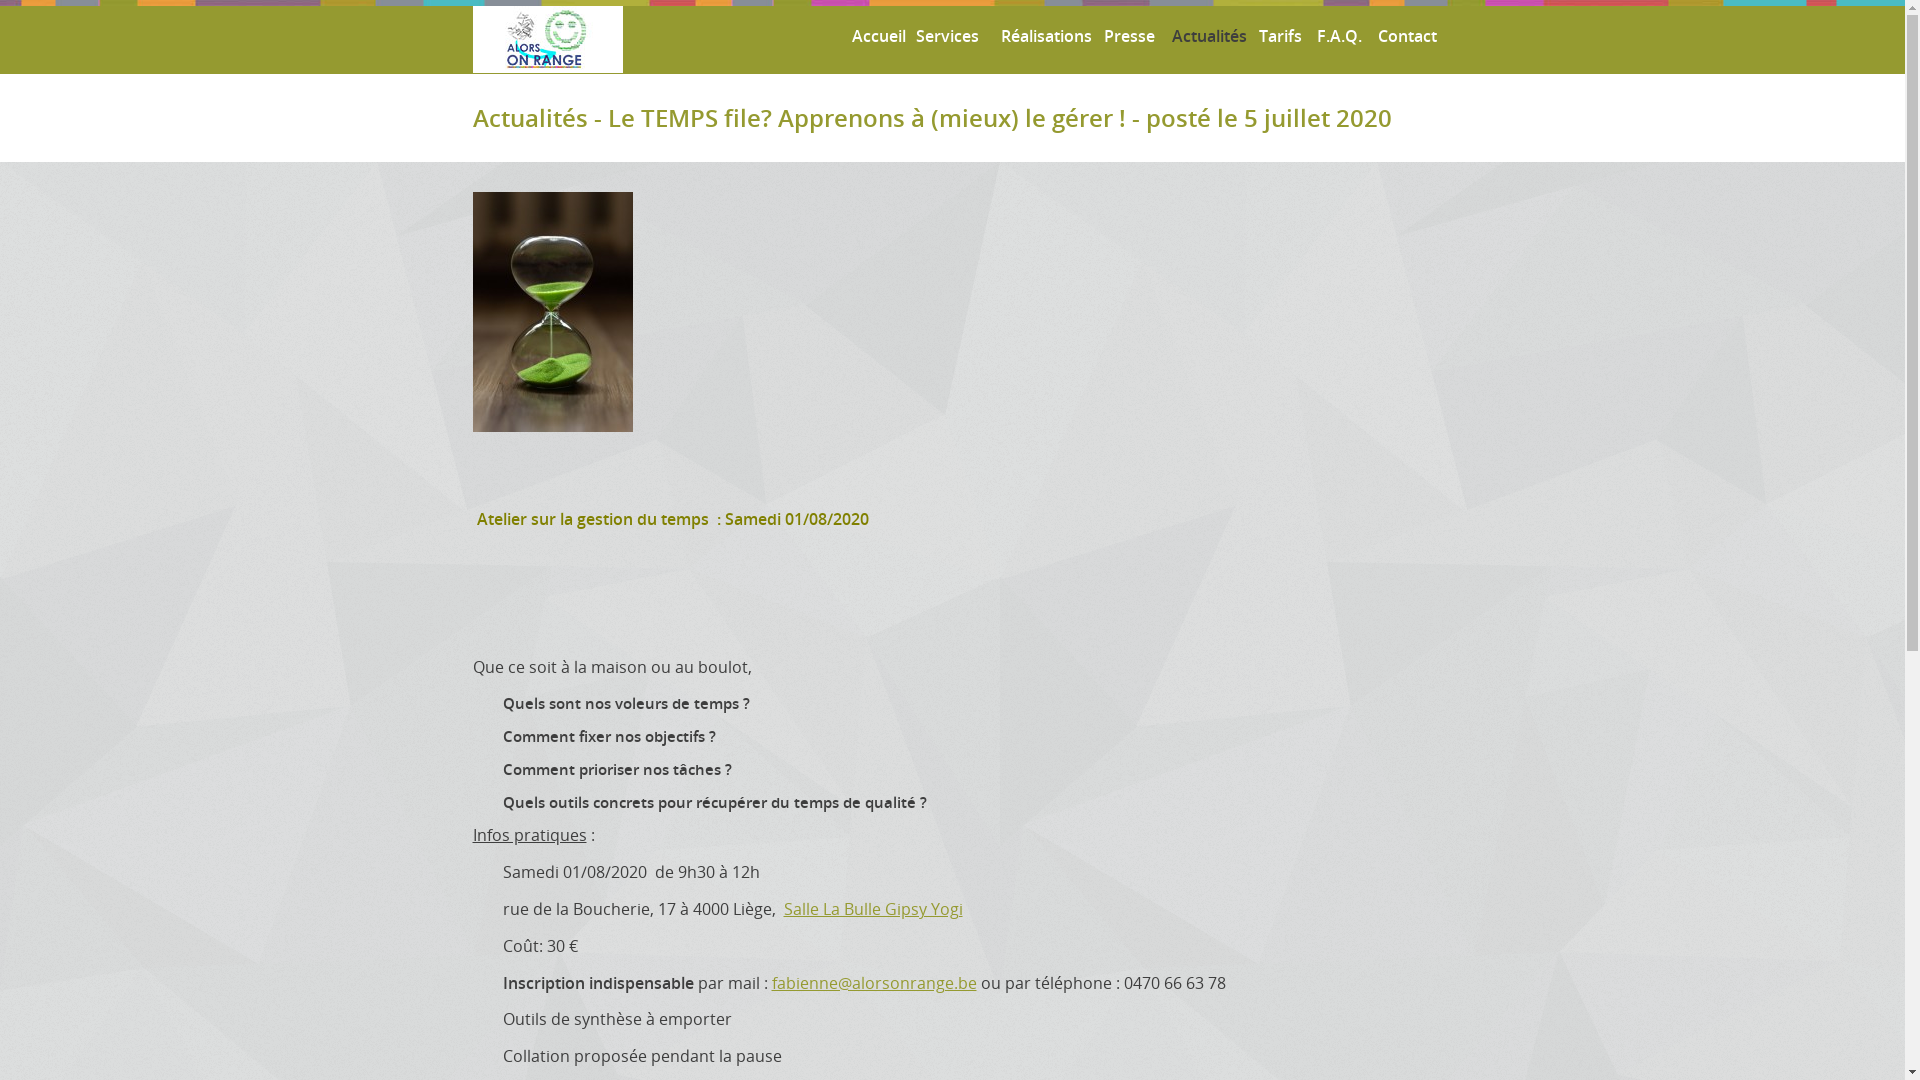 This screenshot has height=1080, width=1920. Describe the element at coordinates (1336, 35) in the screenshot. I see `'F.A.Q.'` at that location.